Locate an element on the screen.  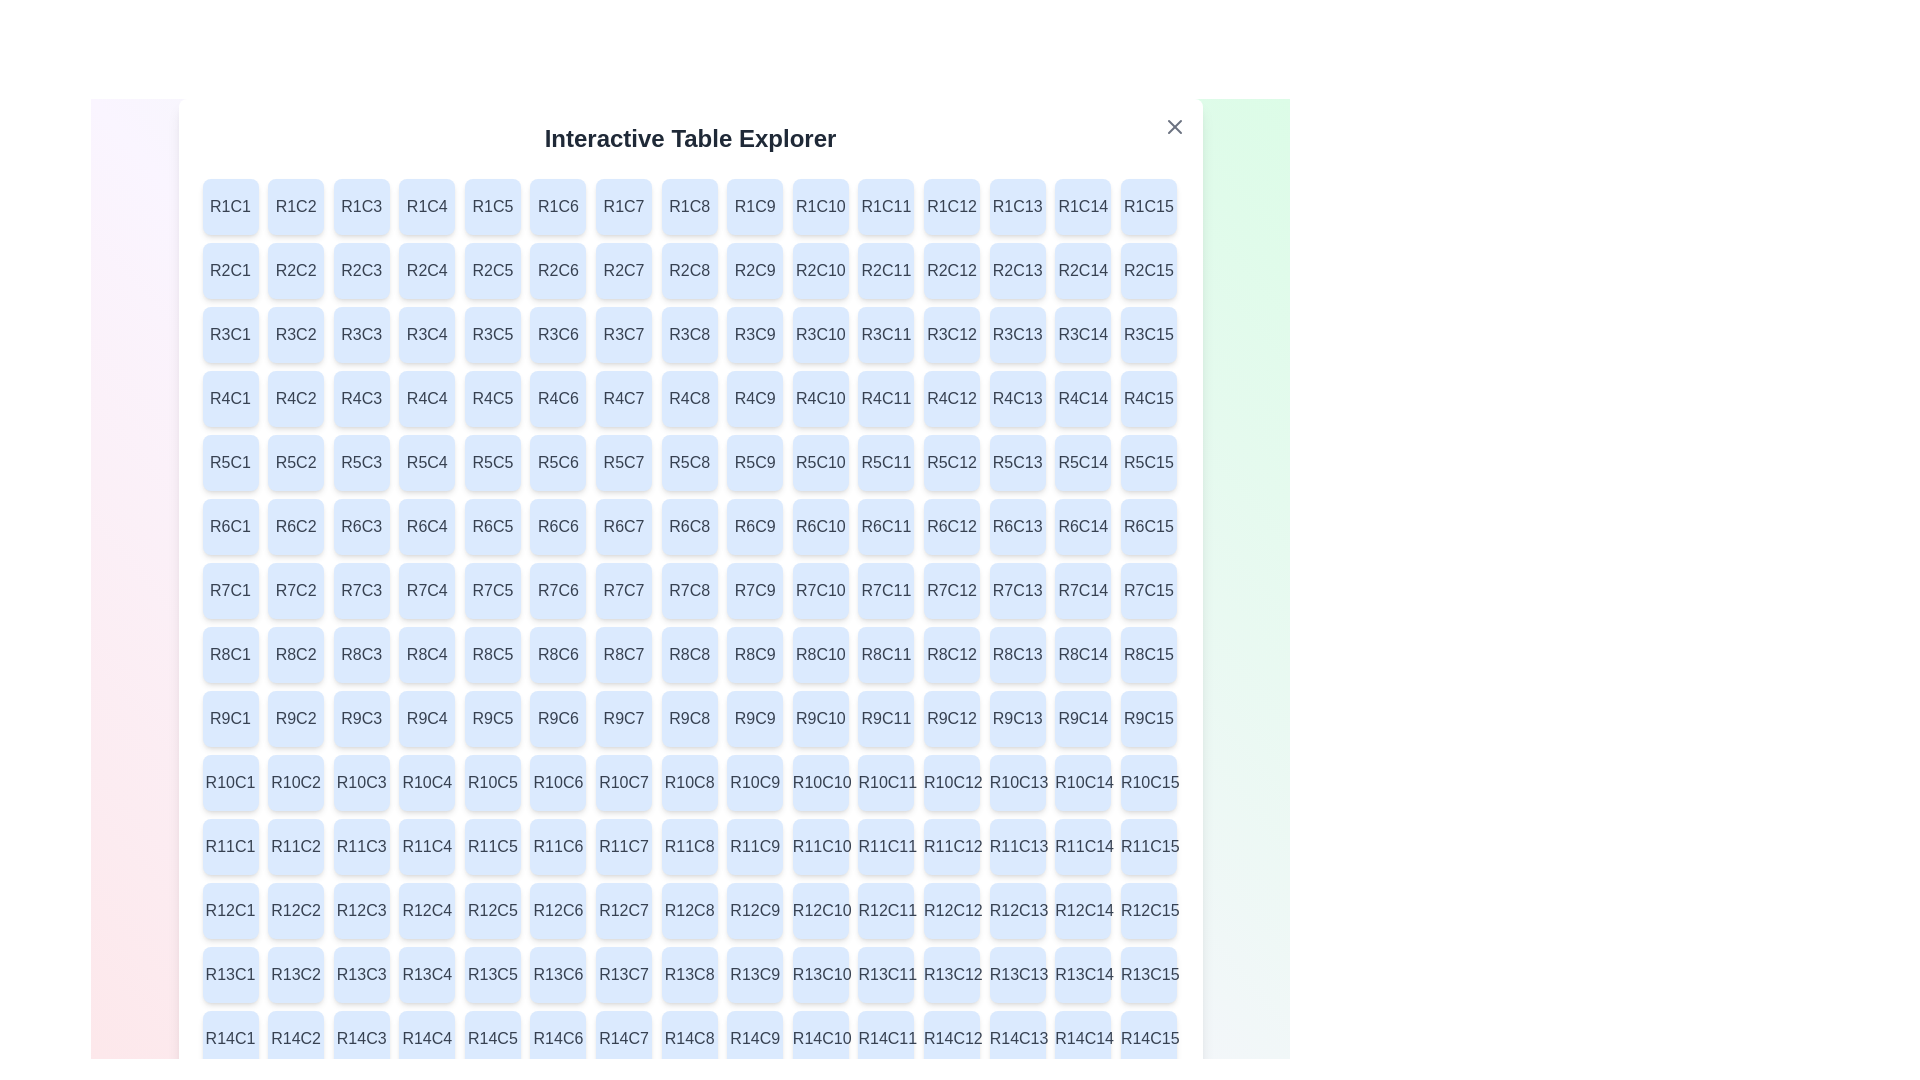
'X' button located at the top-right corner of the dialog to close it is located at coordinates (1174, 127).